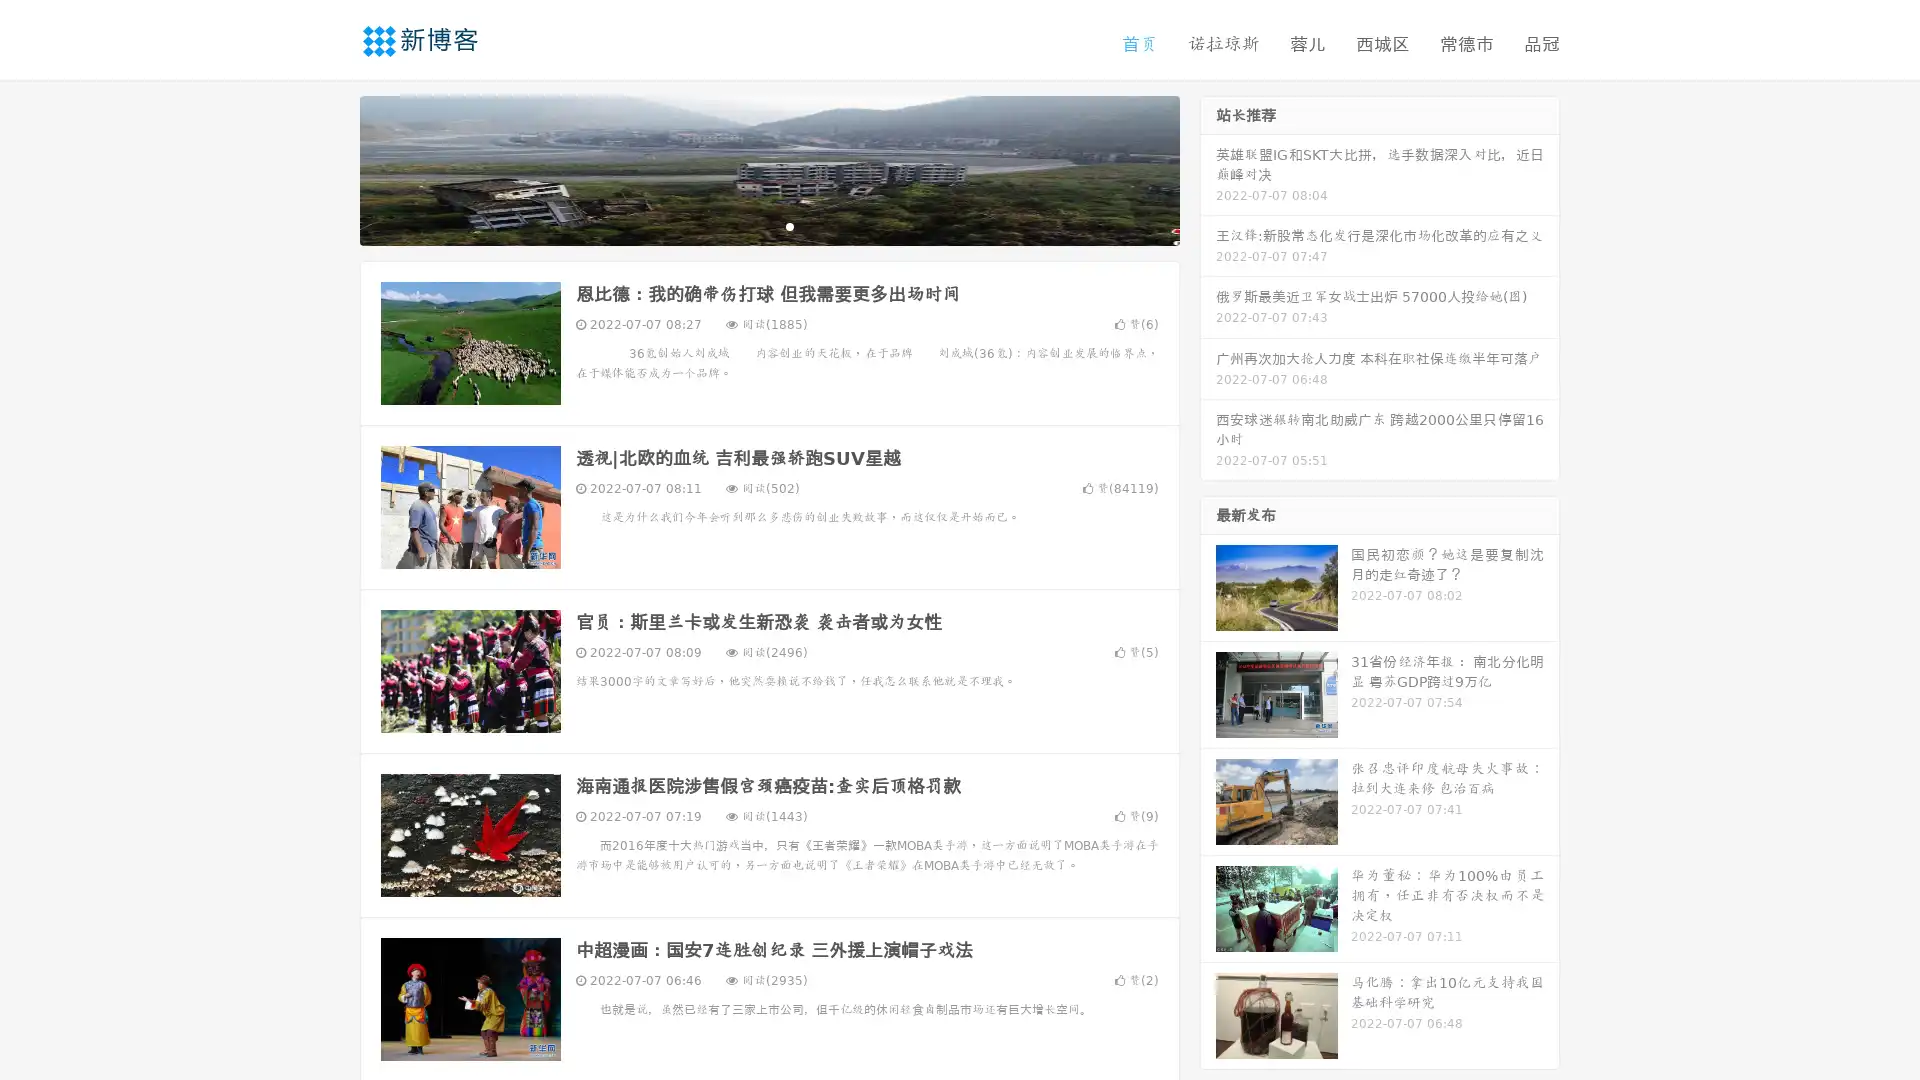 This screenshot has width=1920, height=1080. Describe the element at coordinates (768, 225) in the screenshot. I see `Go to slide 2` at that location.